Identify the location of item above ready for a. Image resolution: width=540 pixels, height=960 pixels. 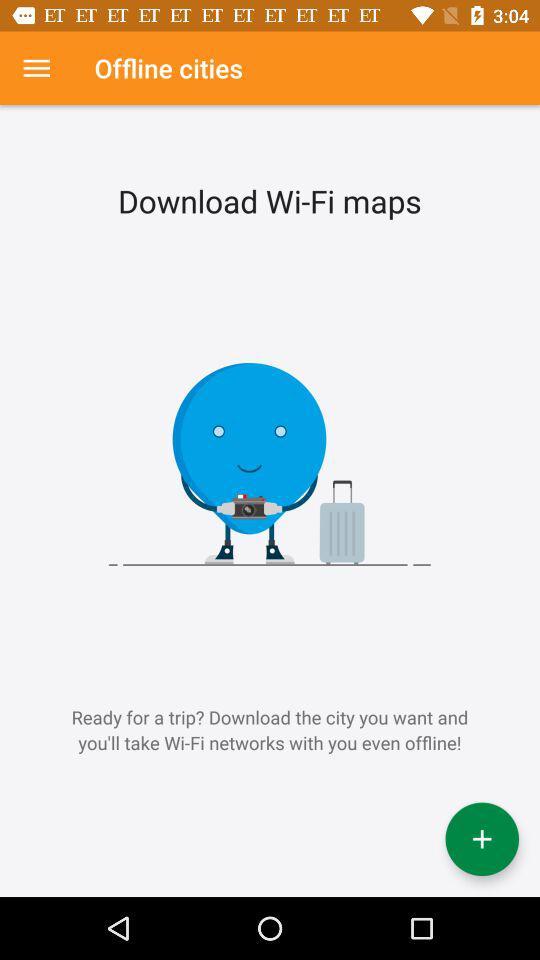
(36, 68).